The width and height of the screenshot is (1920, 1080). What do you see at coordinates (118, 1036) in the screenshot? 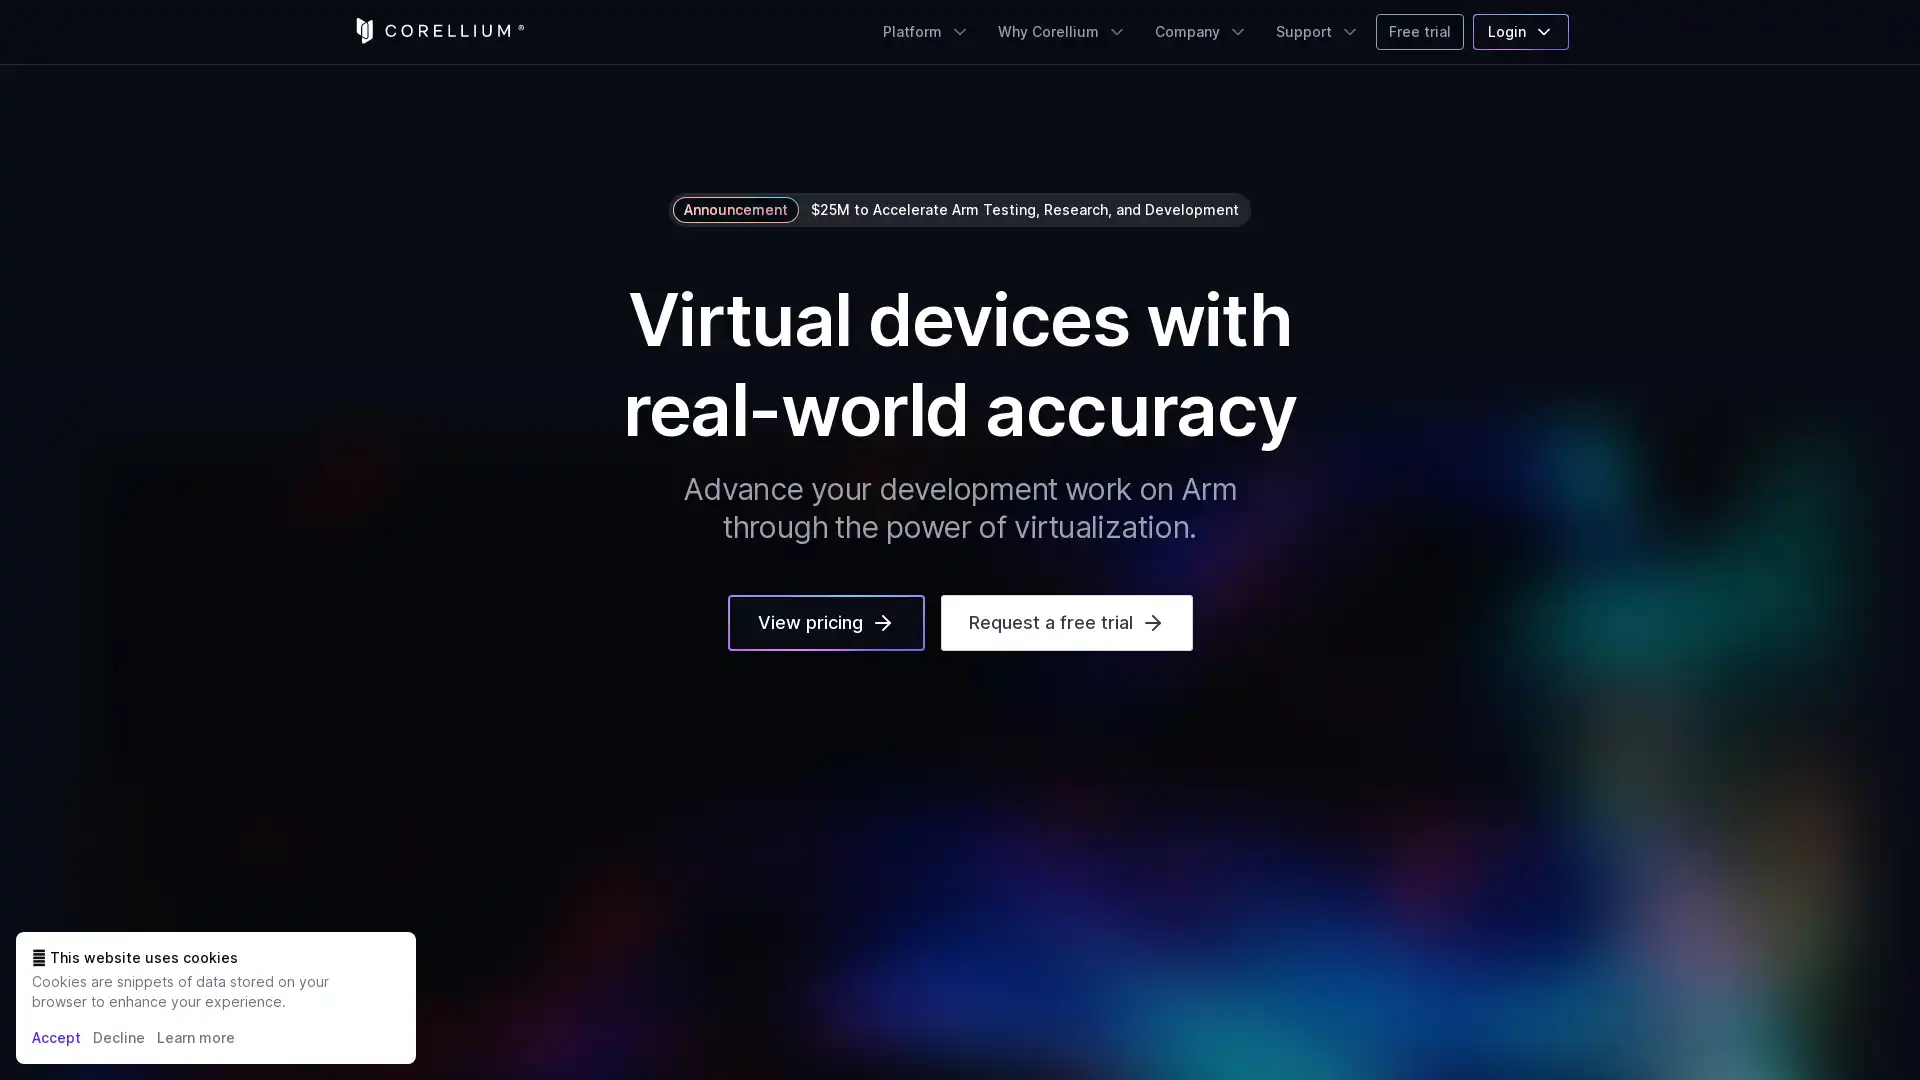
I see `Decline` at bounding box center [118, 1036].